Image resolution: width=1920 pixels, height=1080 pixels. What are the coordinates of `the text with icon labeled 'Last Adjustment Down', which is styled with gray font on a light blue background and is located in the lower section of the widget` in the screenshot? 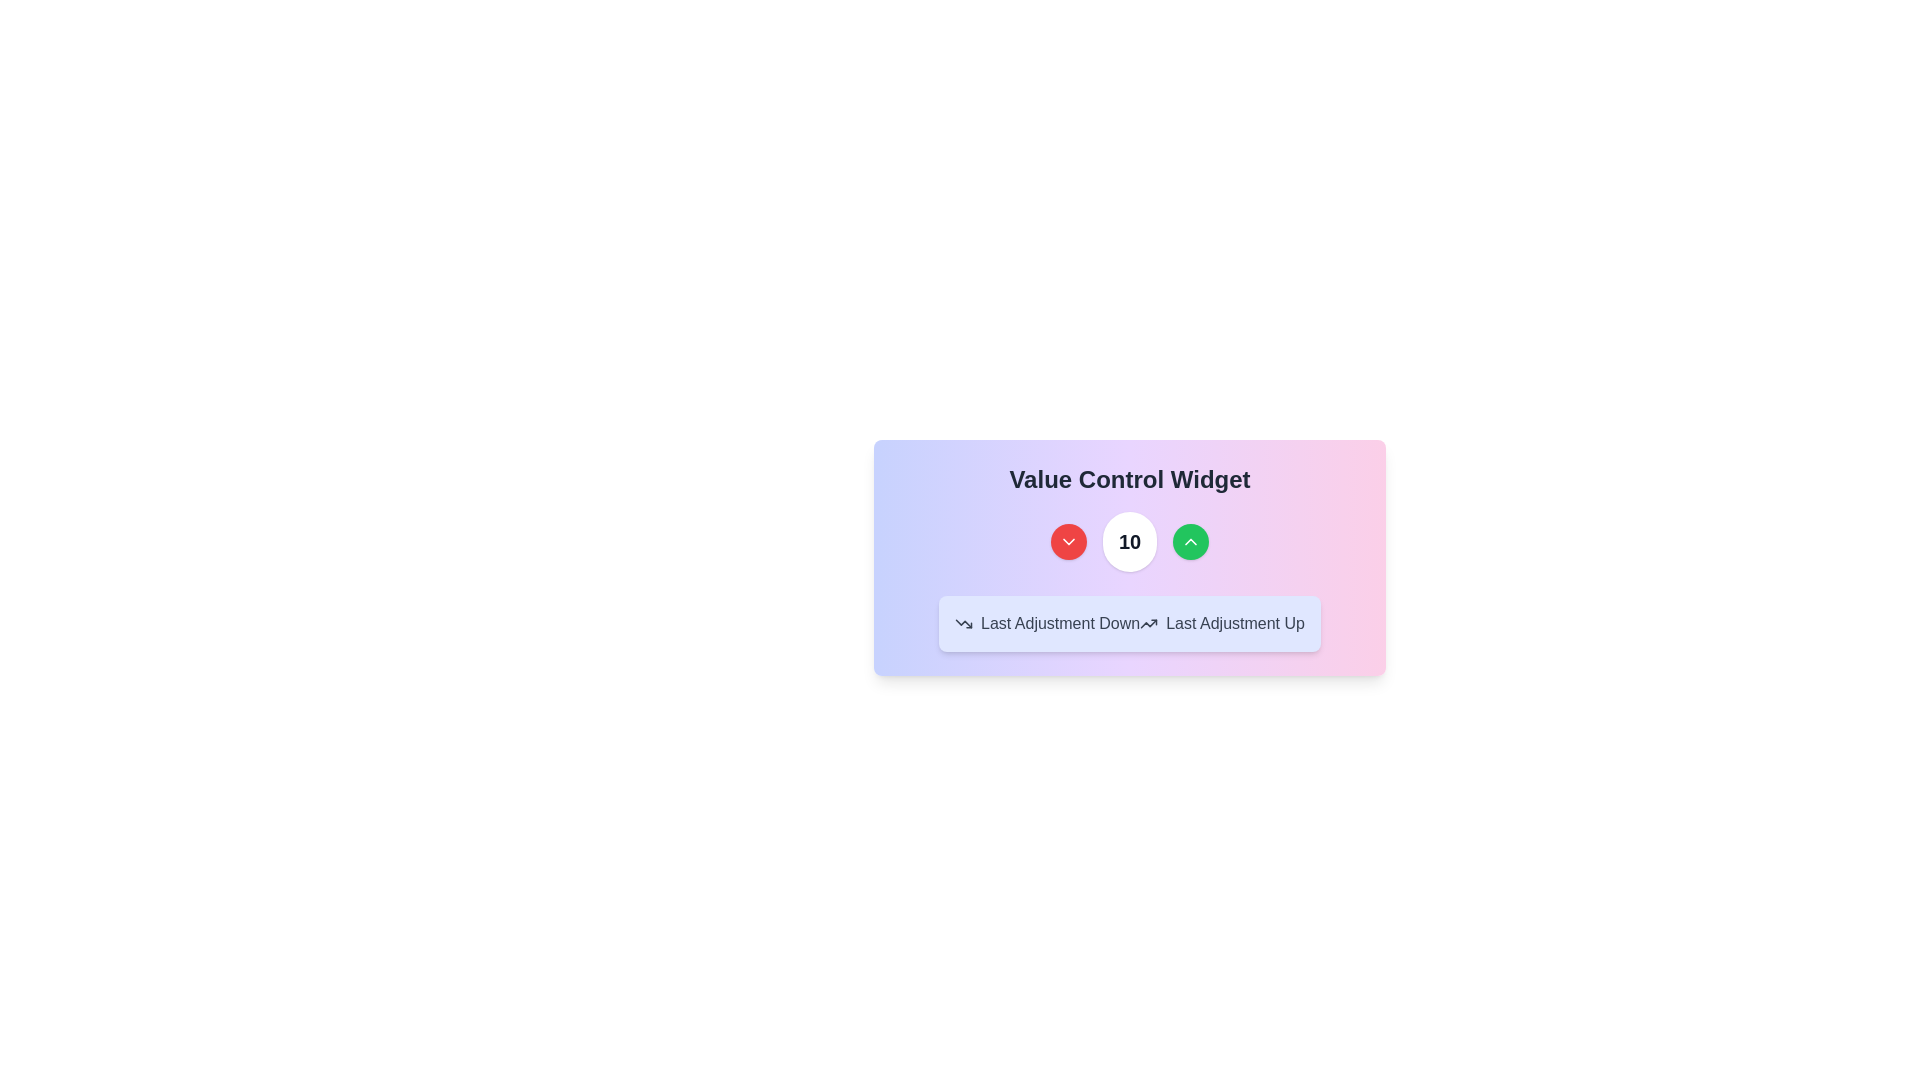 It's located at (1046, 623).